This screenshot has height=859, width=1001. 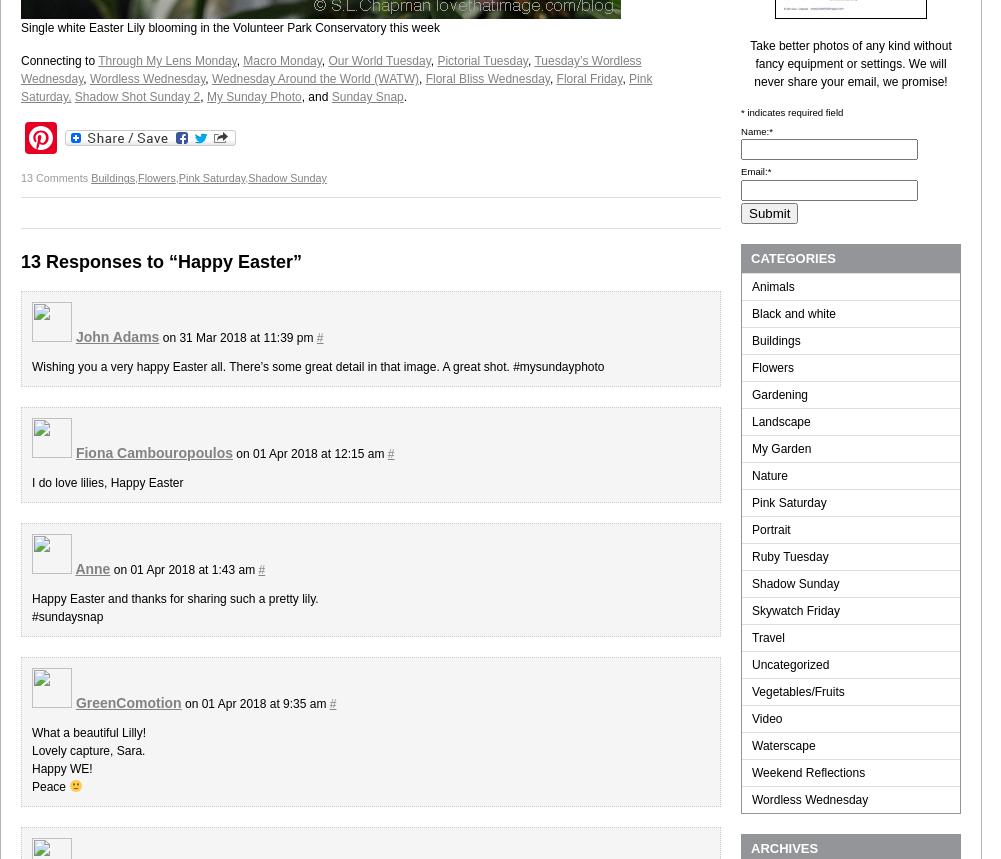 What do you see at coordinates (87, 731) in the screenshot?
I see `'What a beautiful Lilly!'` at bounding box center [87, 731].